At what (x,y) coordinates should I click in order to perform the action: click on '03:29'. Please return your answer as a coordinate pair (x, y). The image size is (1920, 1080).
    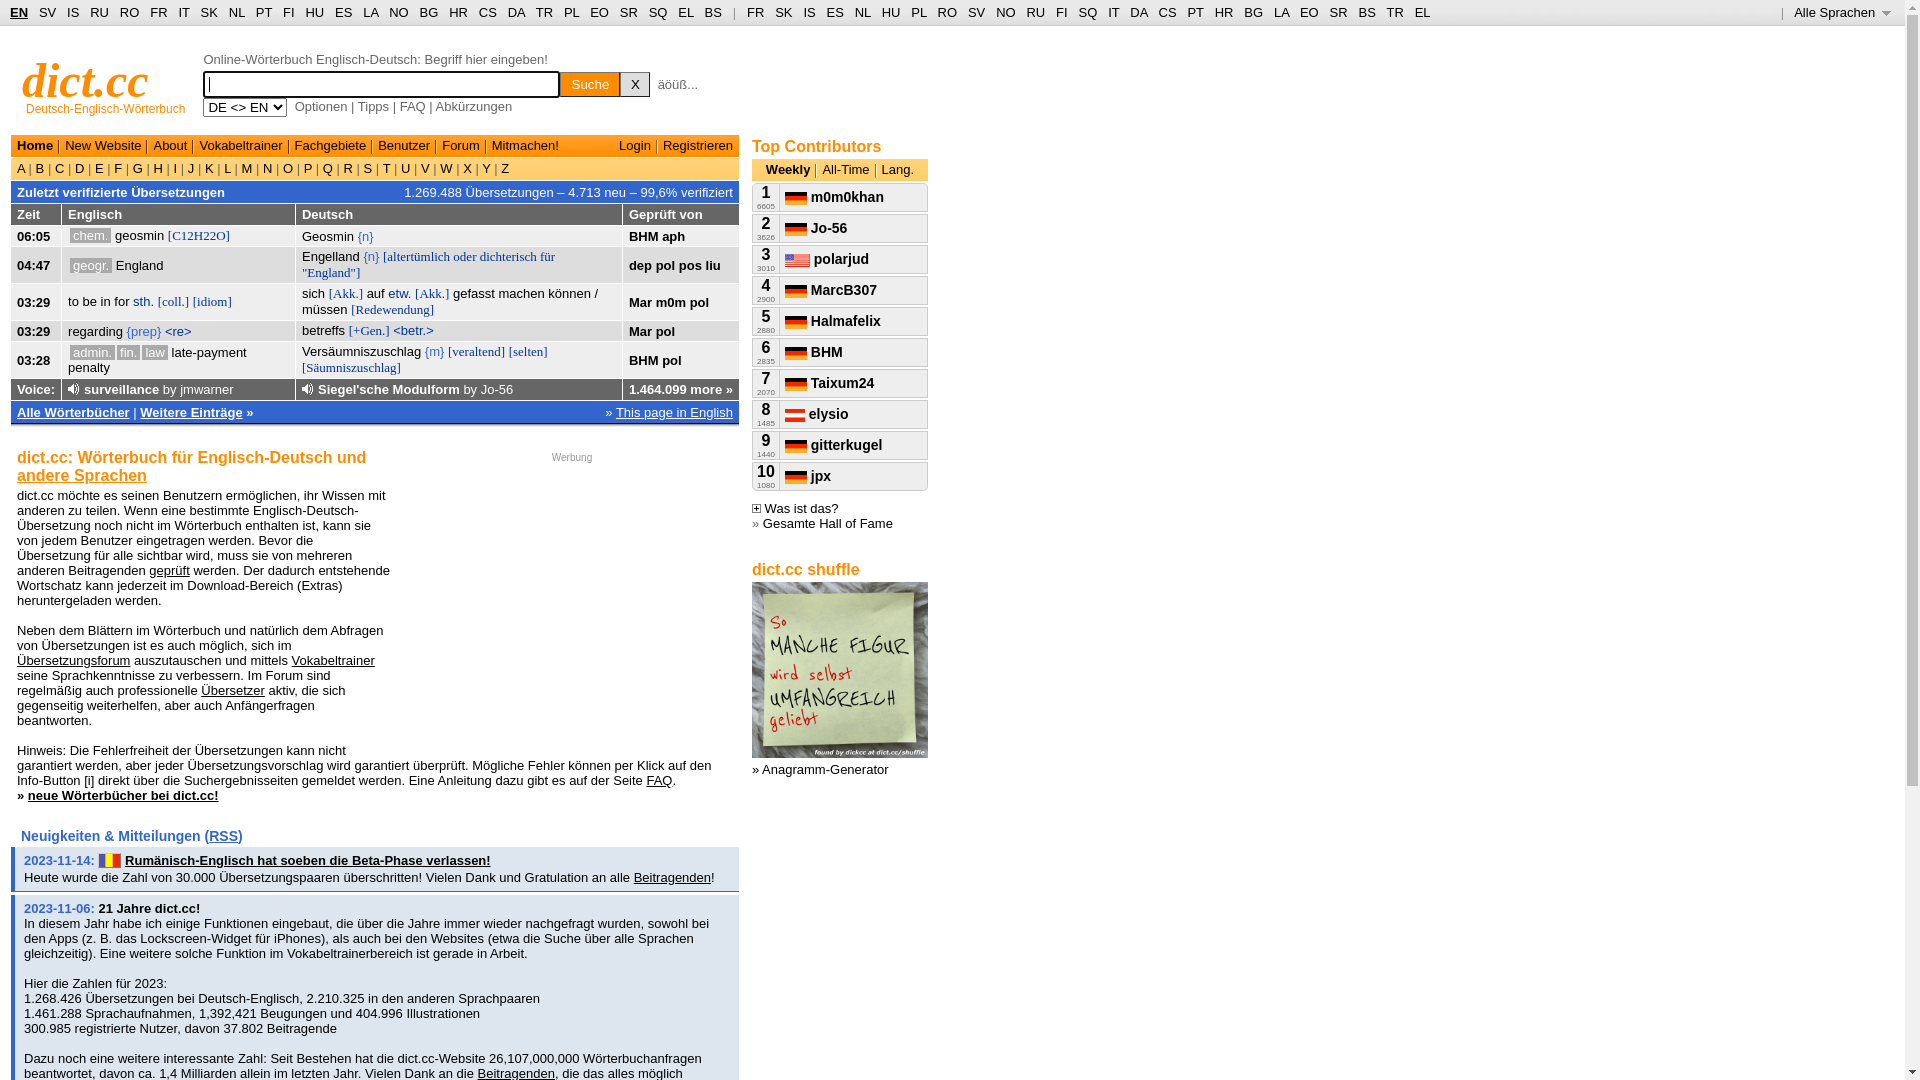
    Looking at the image, I should click on (33, 330).